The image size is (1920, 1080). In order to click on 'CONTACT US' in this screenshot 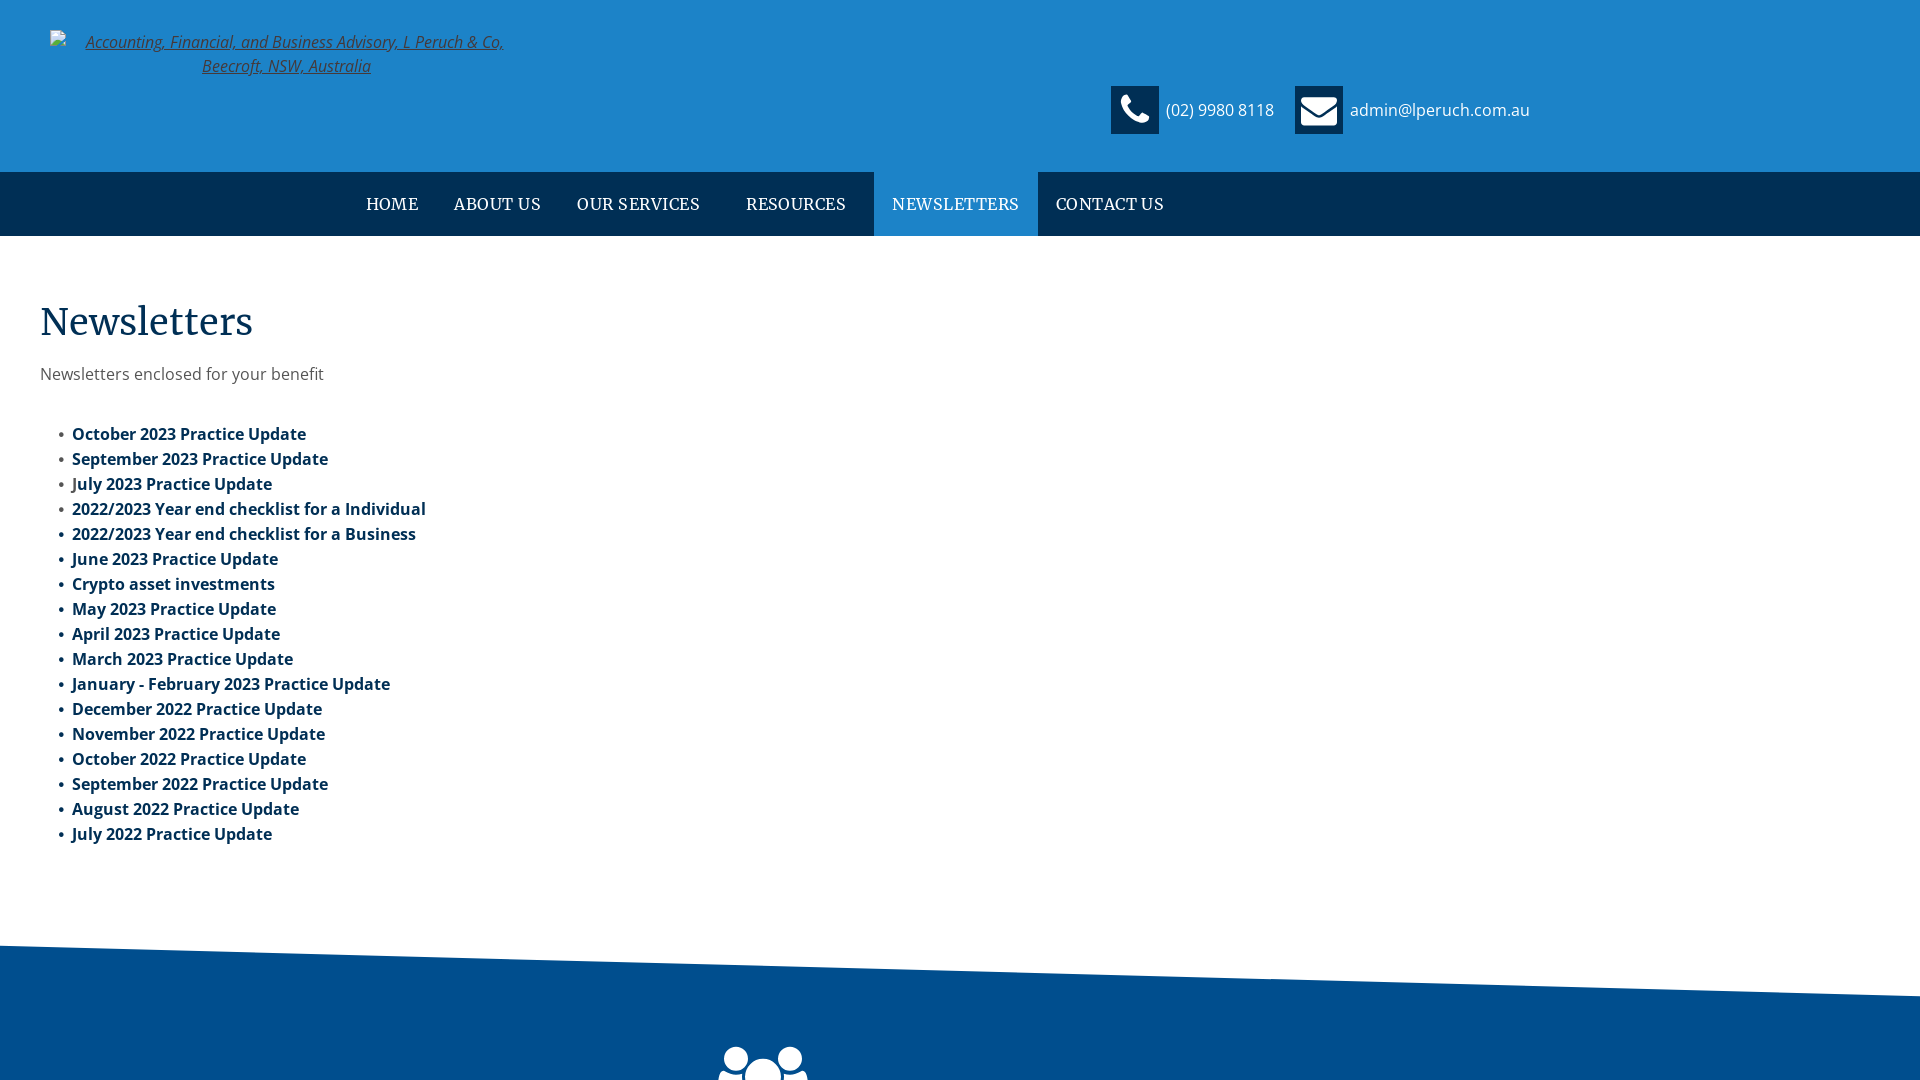, I will do `click(1109, 204)`.